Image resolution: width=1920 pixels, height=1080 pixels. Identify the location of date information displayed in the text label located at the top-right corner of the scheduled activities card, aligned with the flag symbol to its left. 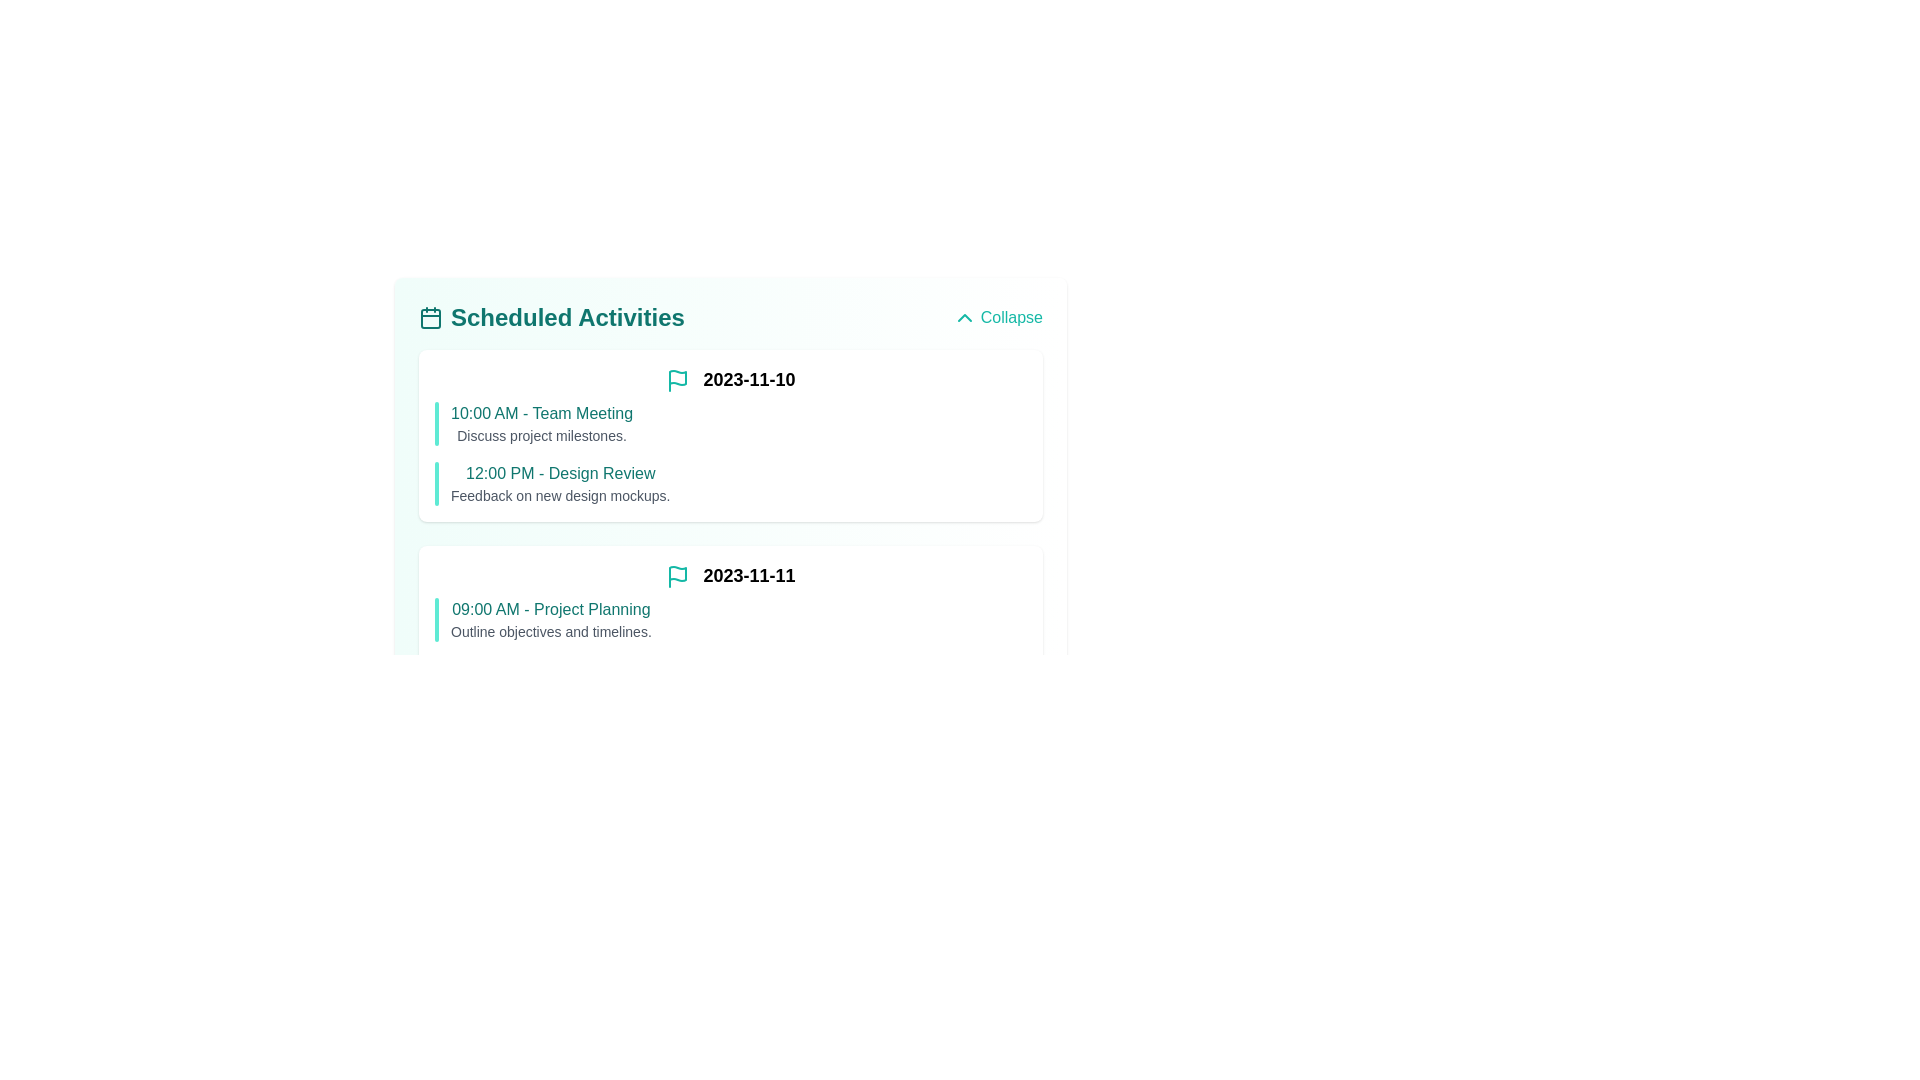
(729, 380).